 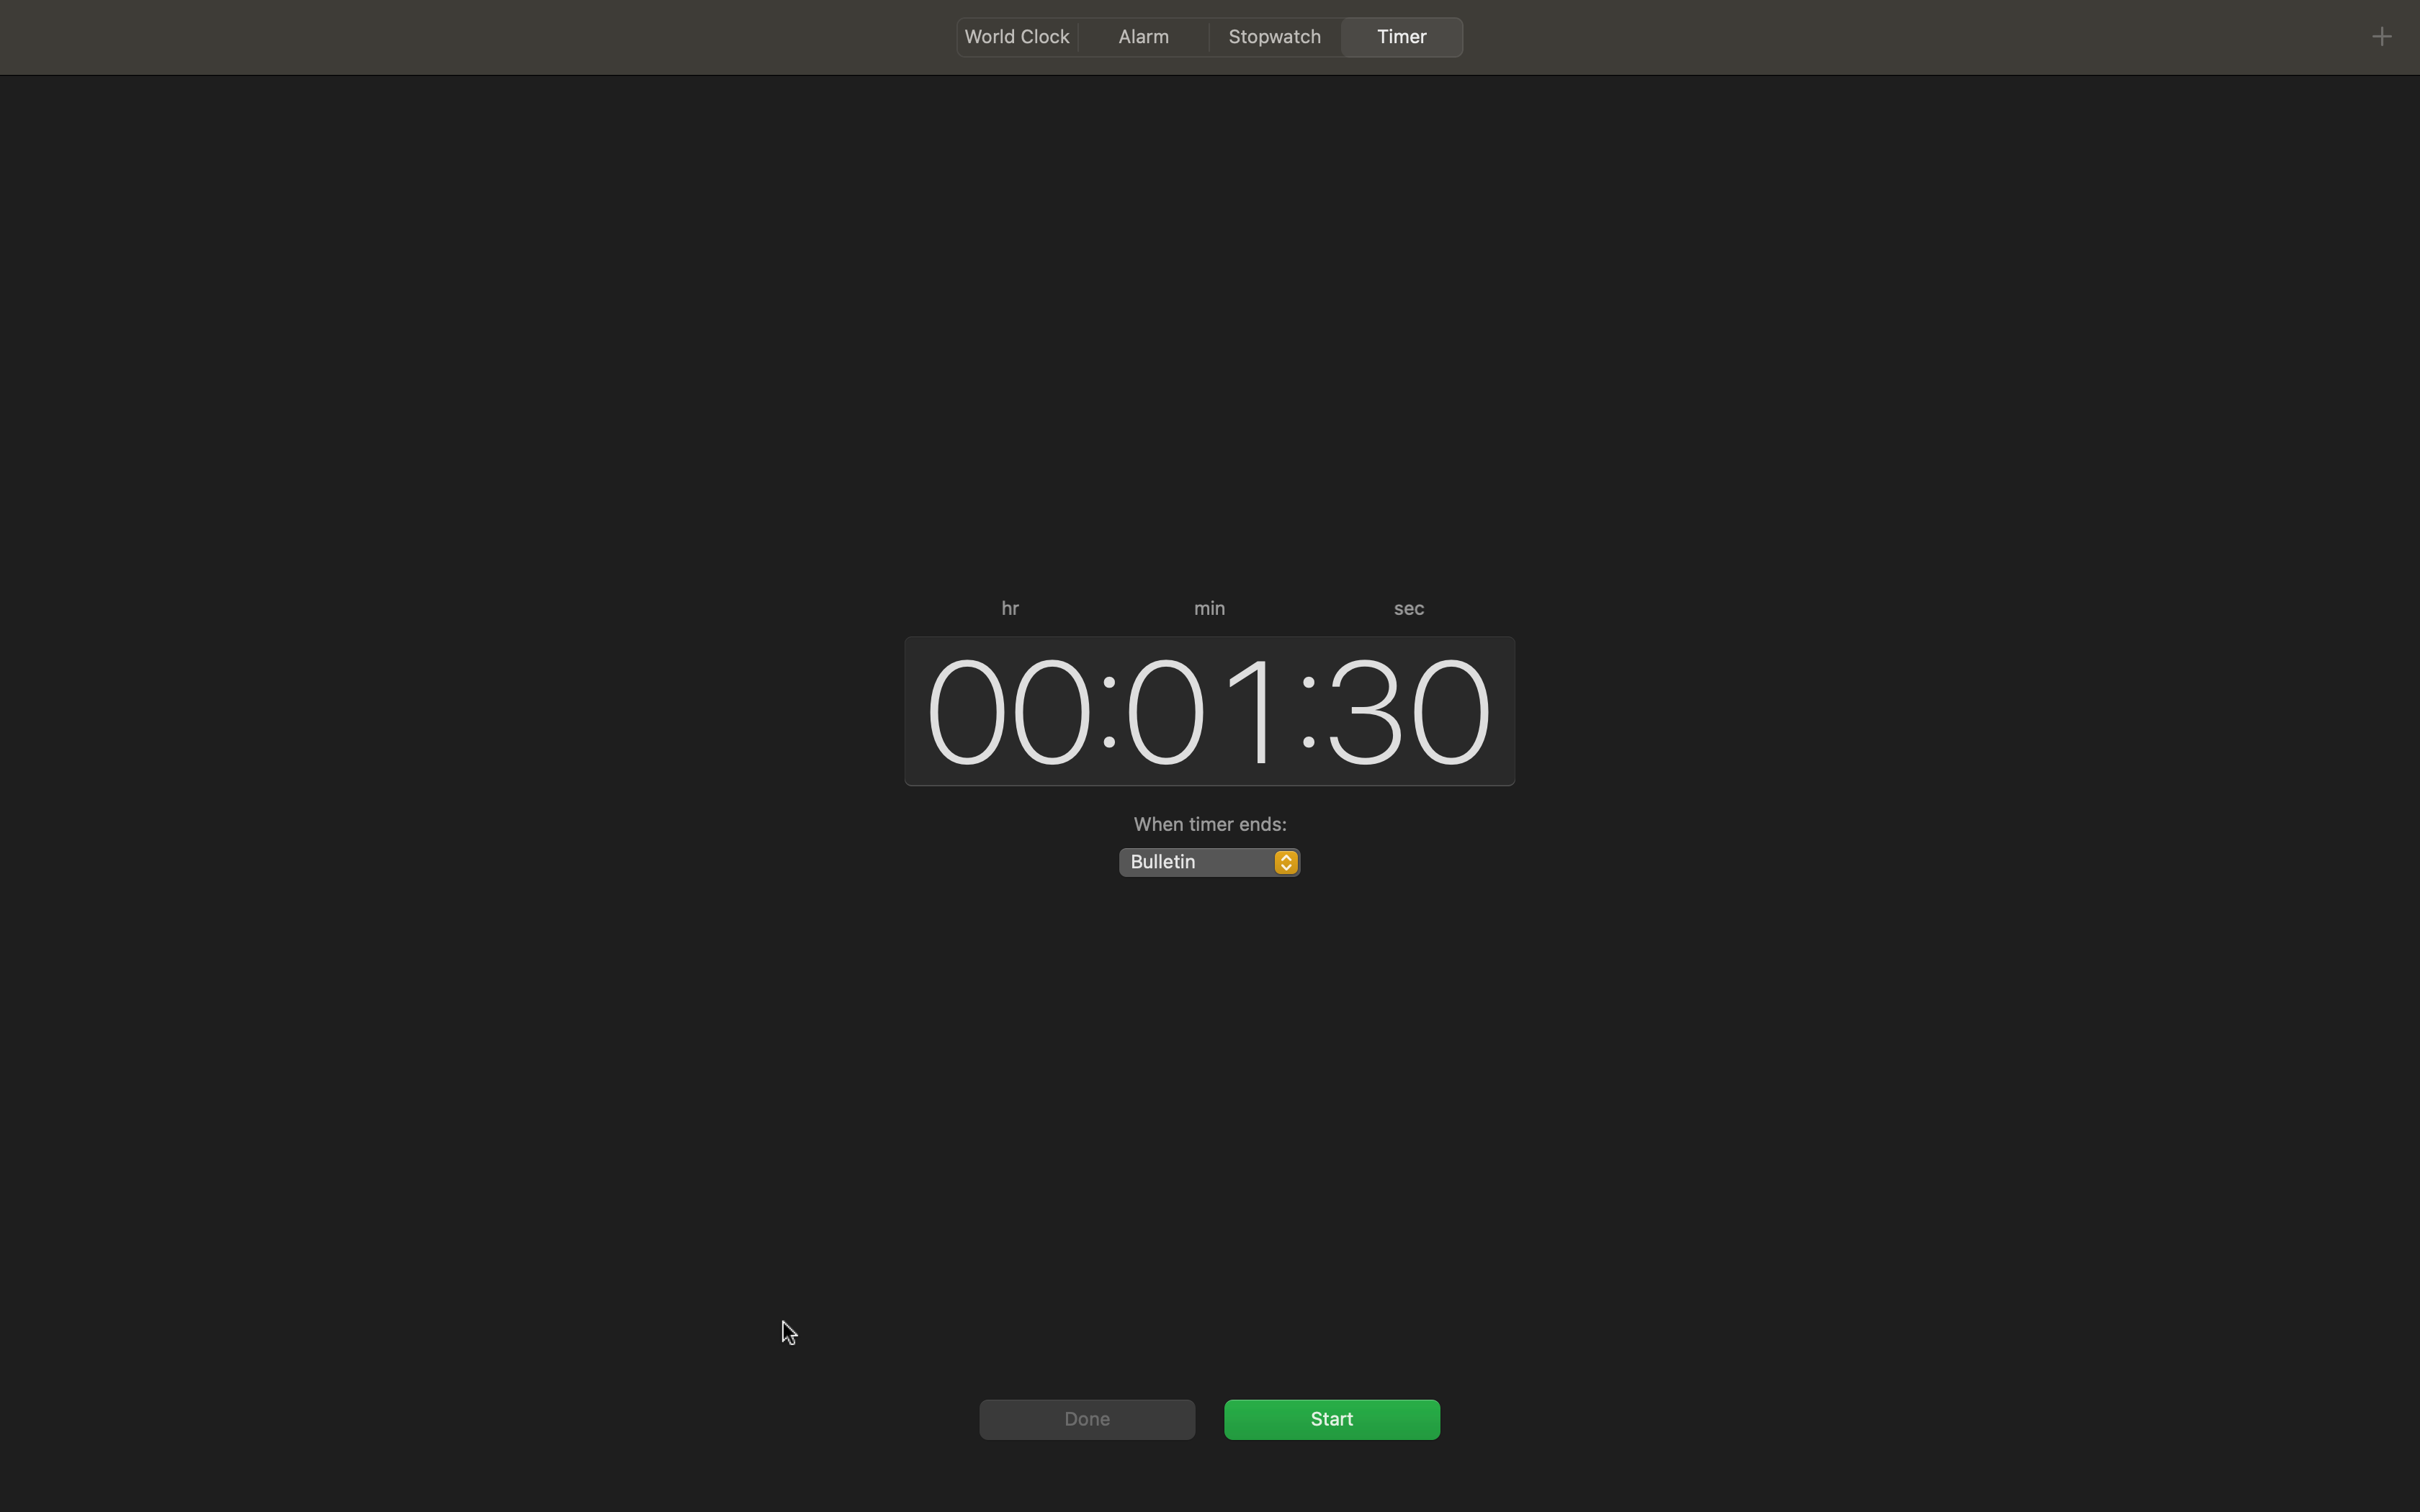 What do you see at coordinates (1201, 708) in the screenshot?
I see `Decrease minutes by 5` at bounding box center [1201, 708].